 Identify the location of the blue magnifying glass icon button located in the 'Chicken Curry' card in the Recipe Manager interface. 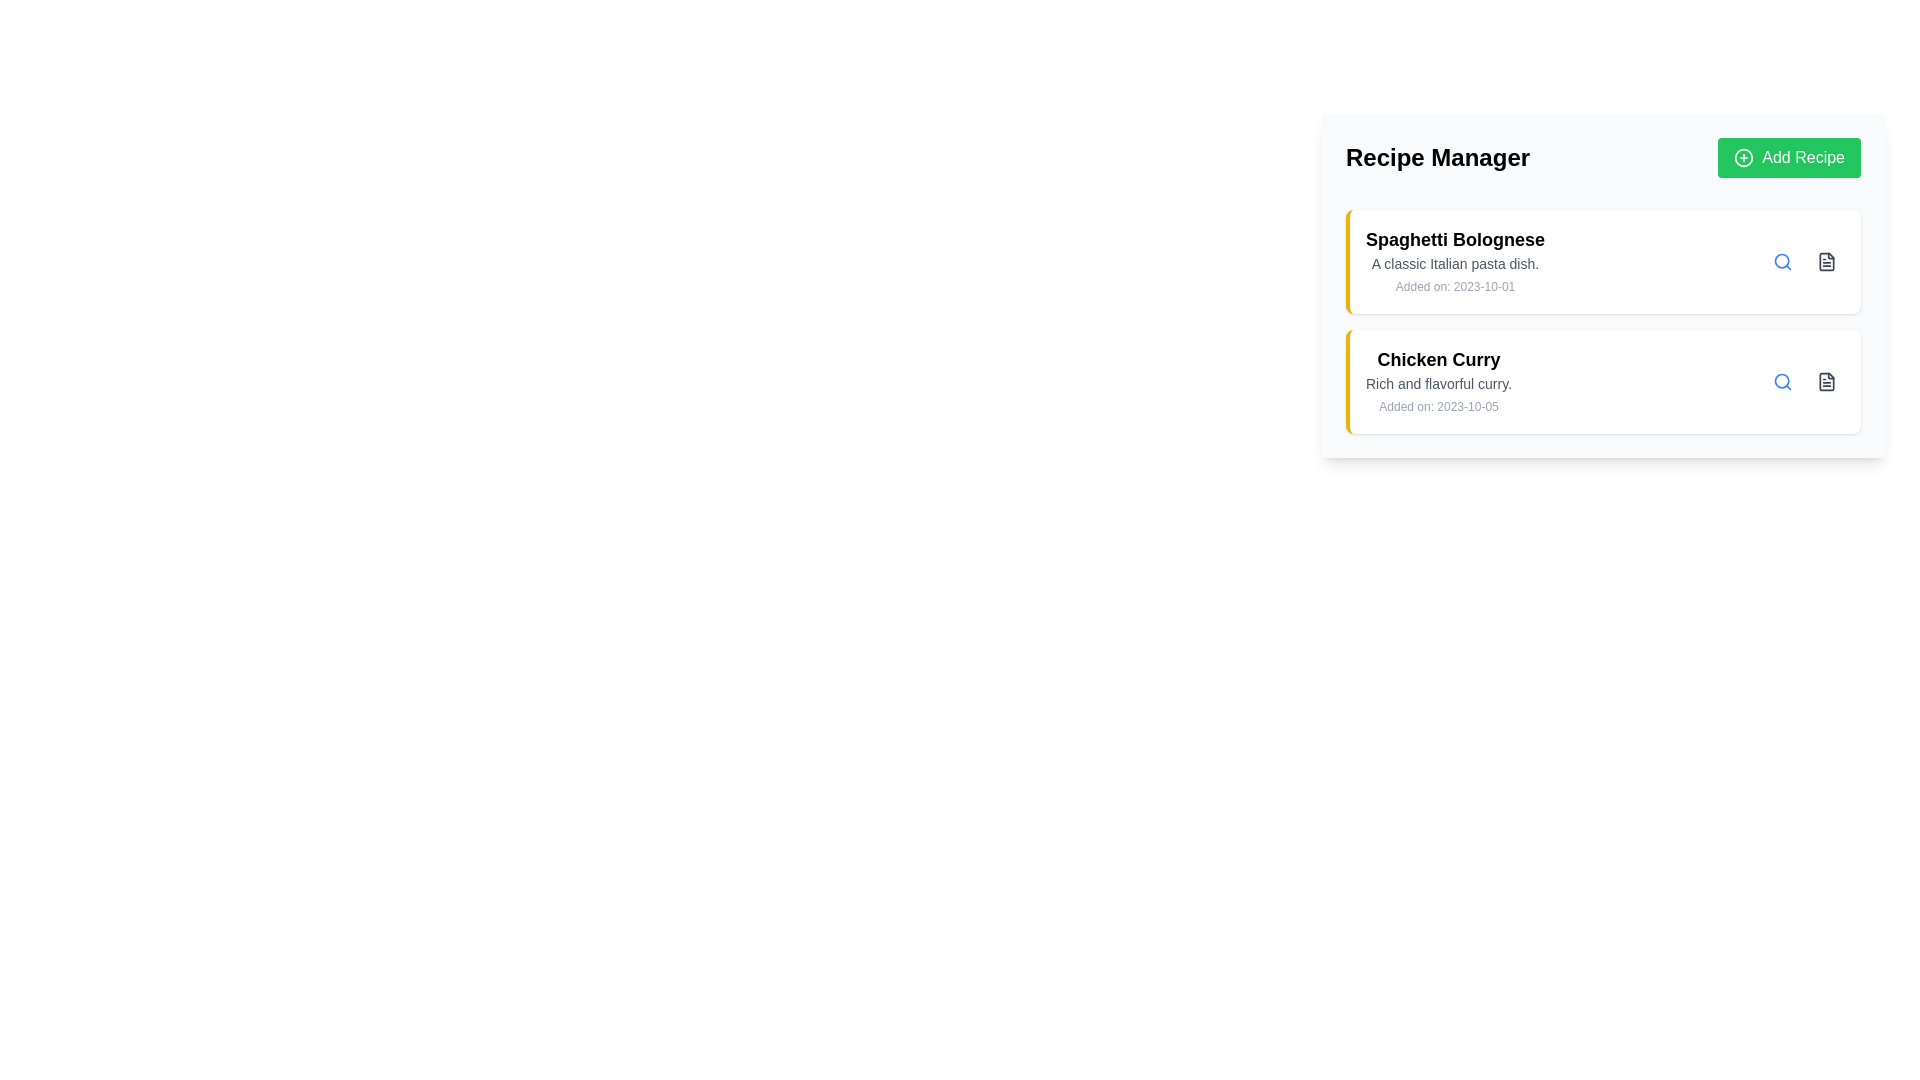
(1782, 381).